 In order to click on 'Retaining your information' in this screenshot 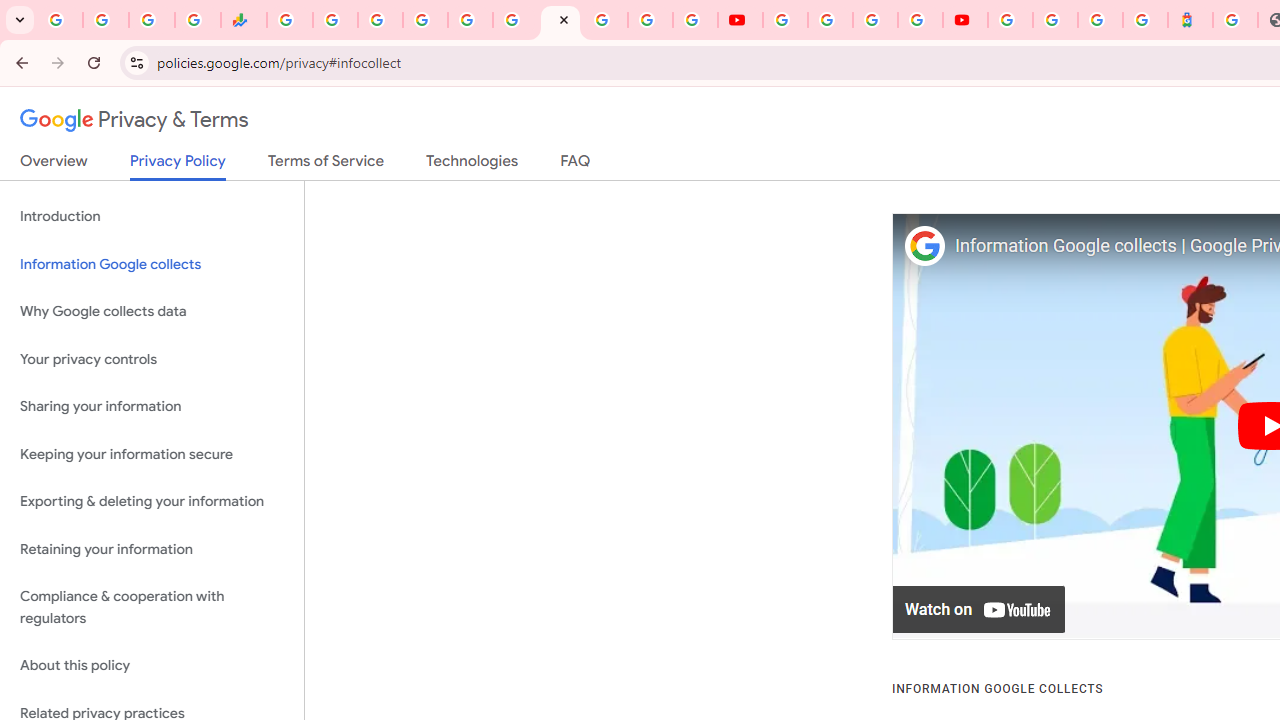, I will do `click(151, 549)`.